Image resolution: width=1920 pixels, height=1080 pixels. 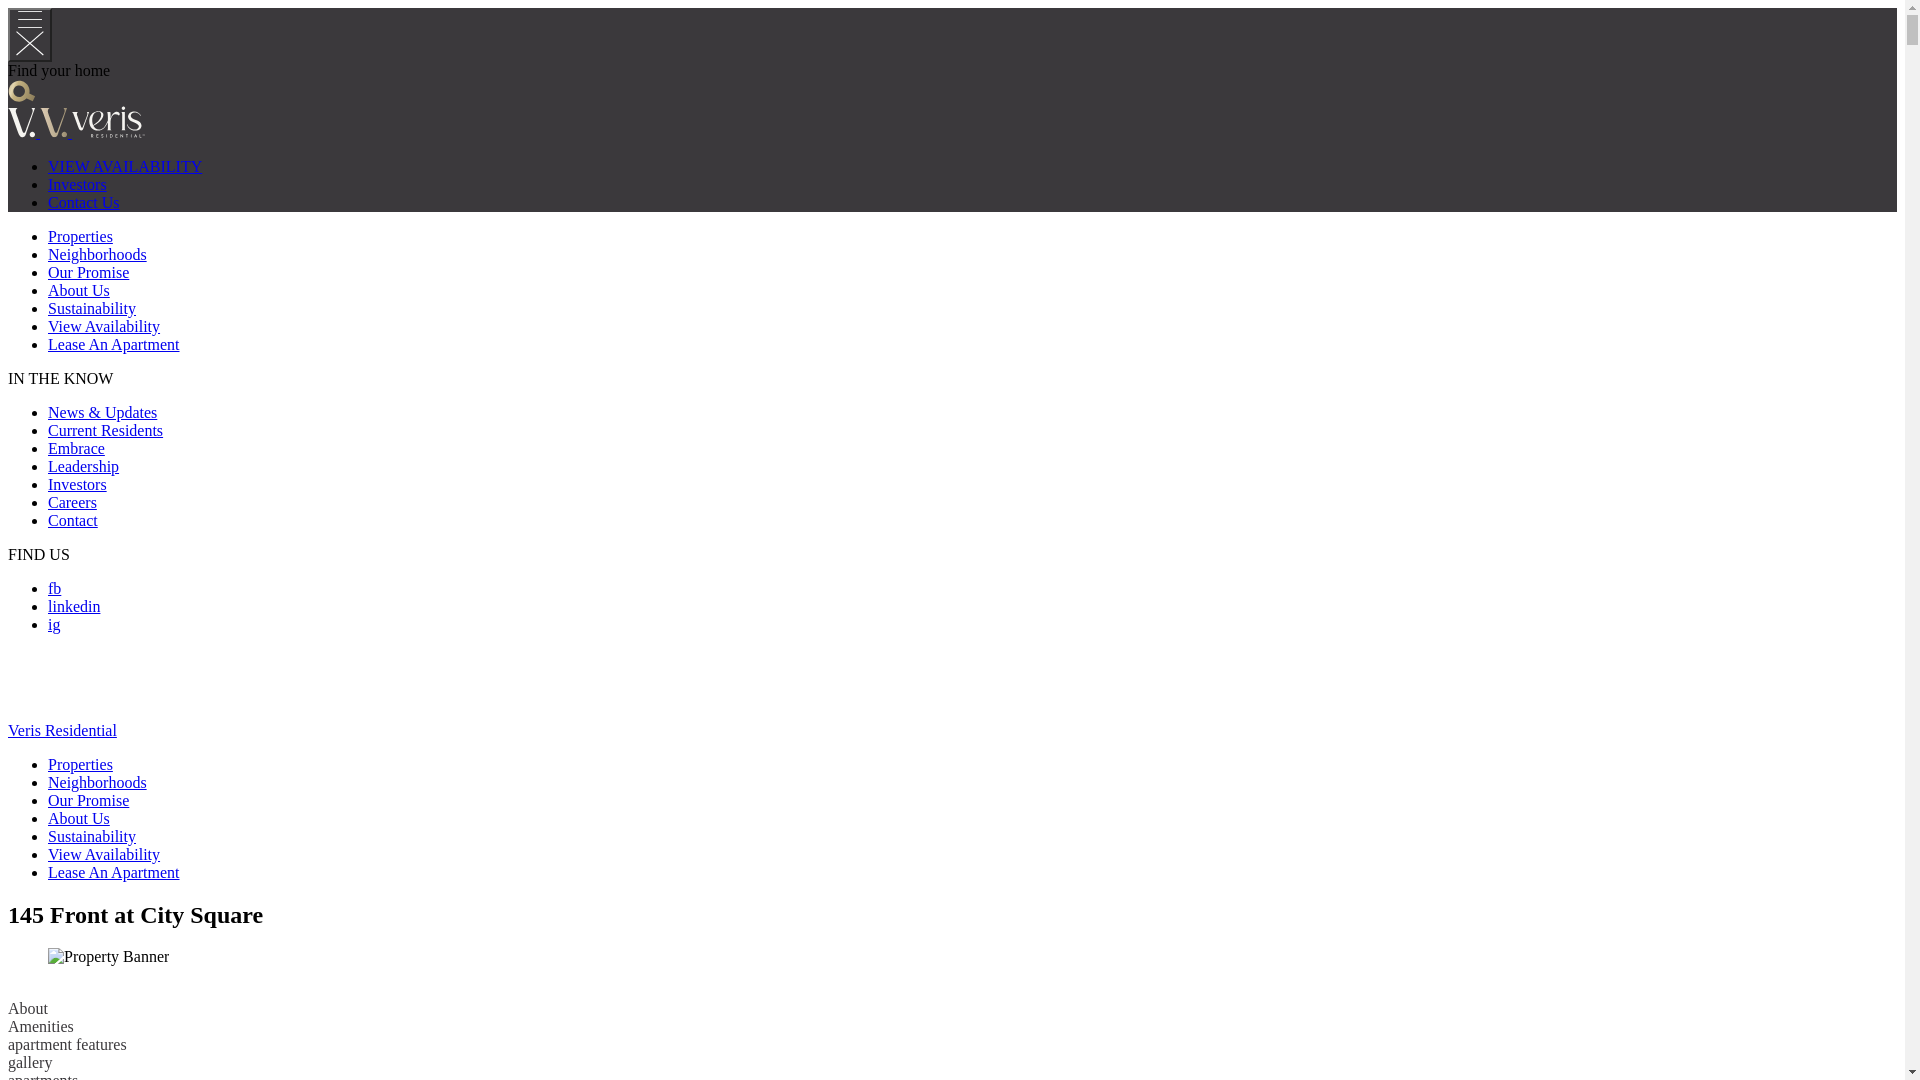 I want to click on 'Properties', so click(x=80, y=235).